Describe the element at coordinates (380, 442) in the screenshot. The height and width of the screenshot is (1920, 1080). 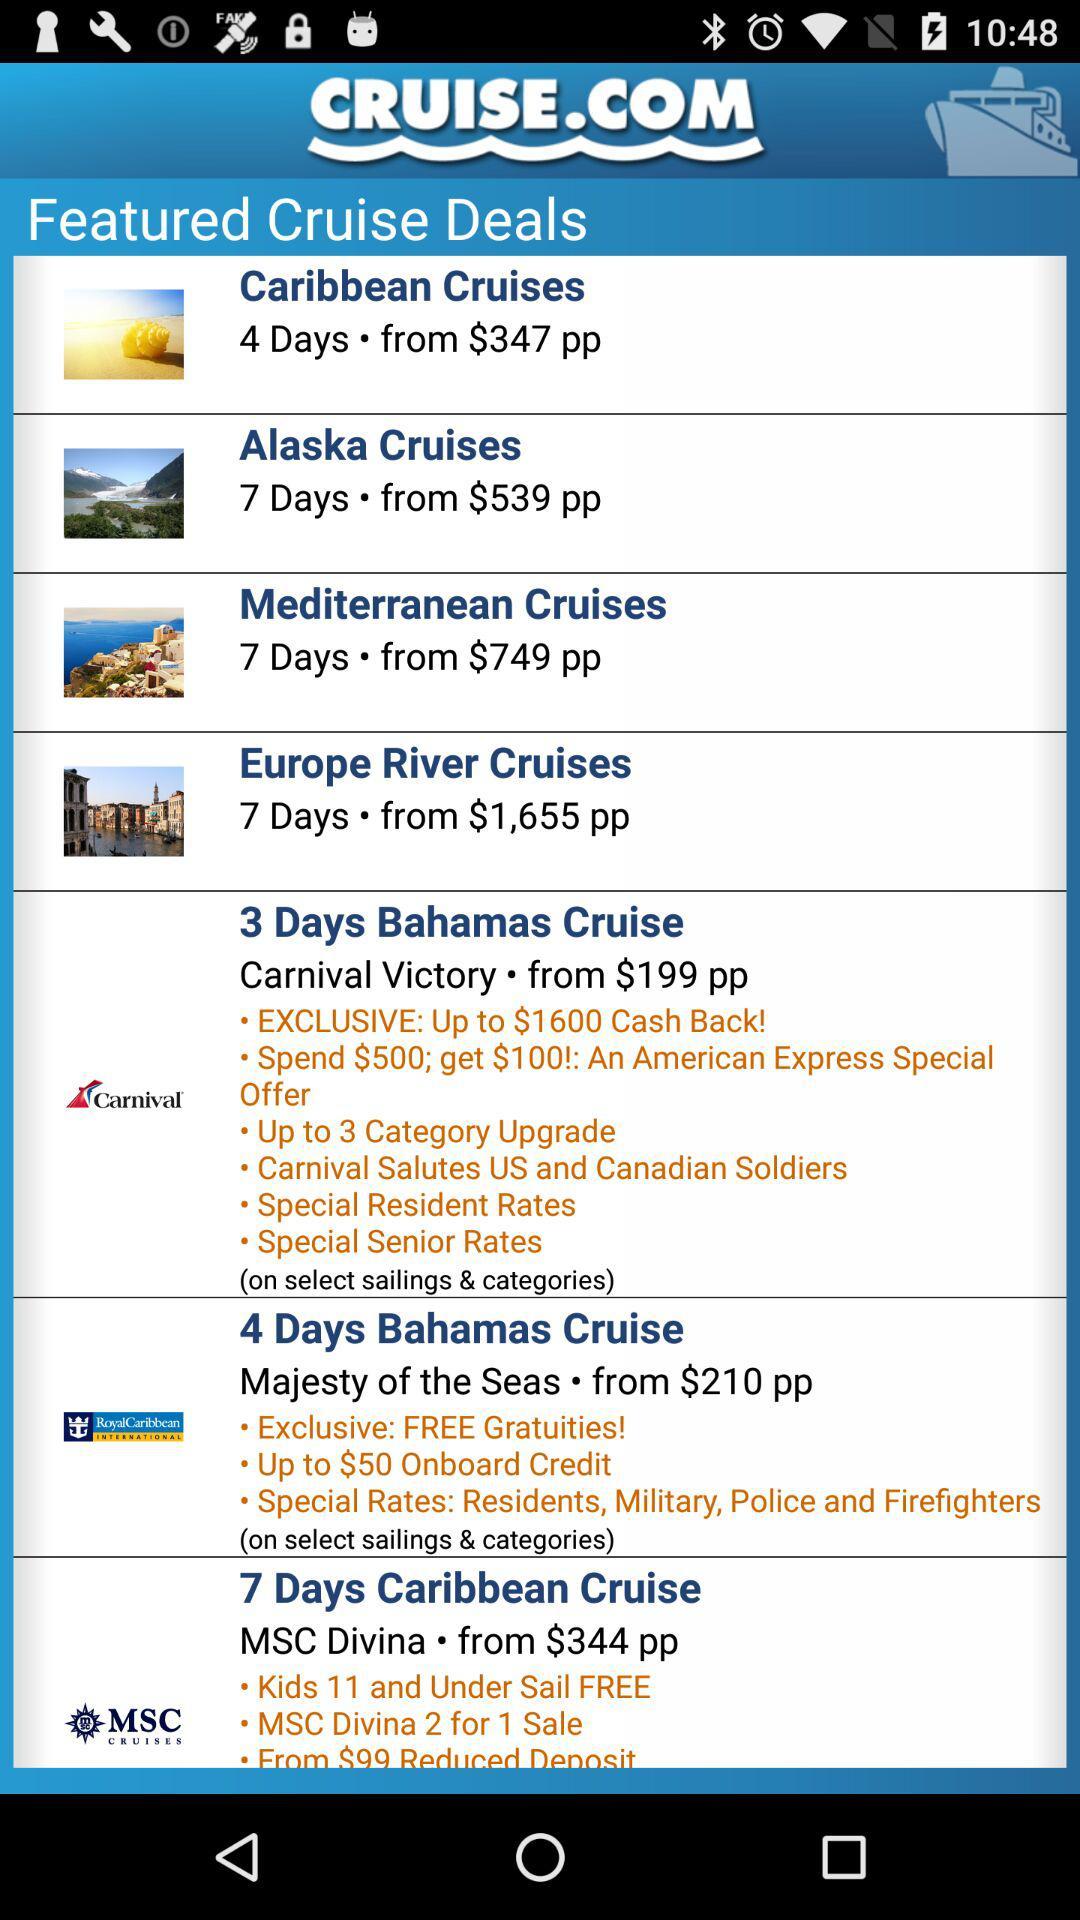
I see `the item above the 7 days from icon` at that location.